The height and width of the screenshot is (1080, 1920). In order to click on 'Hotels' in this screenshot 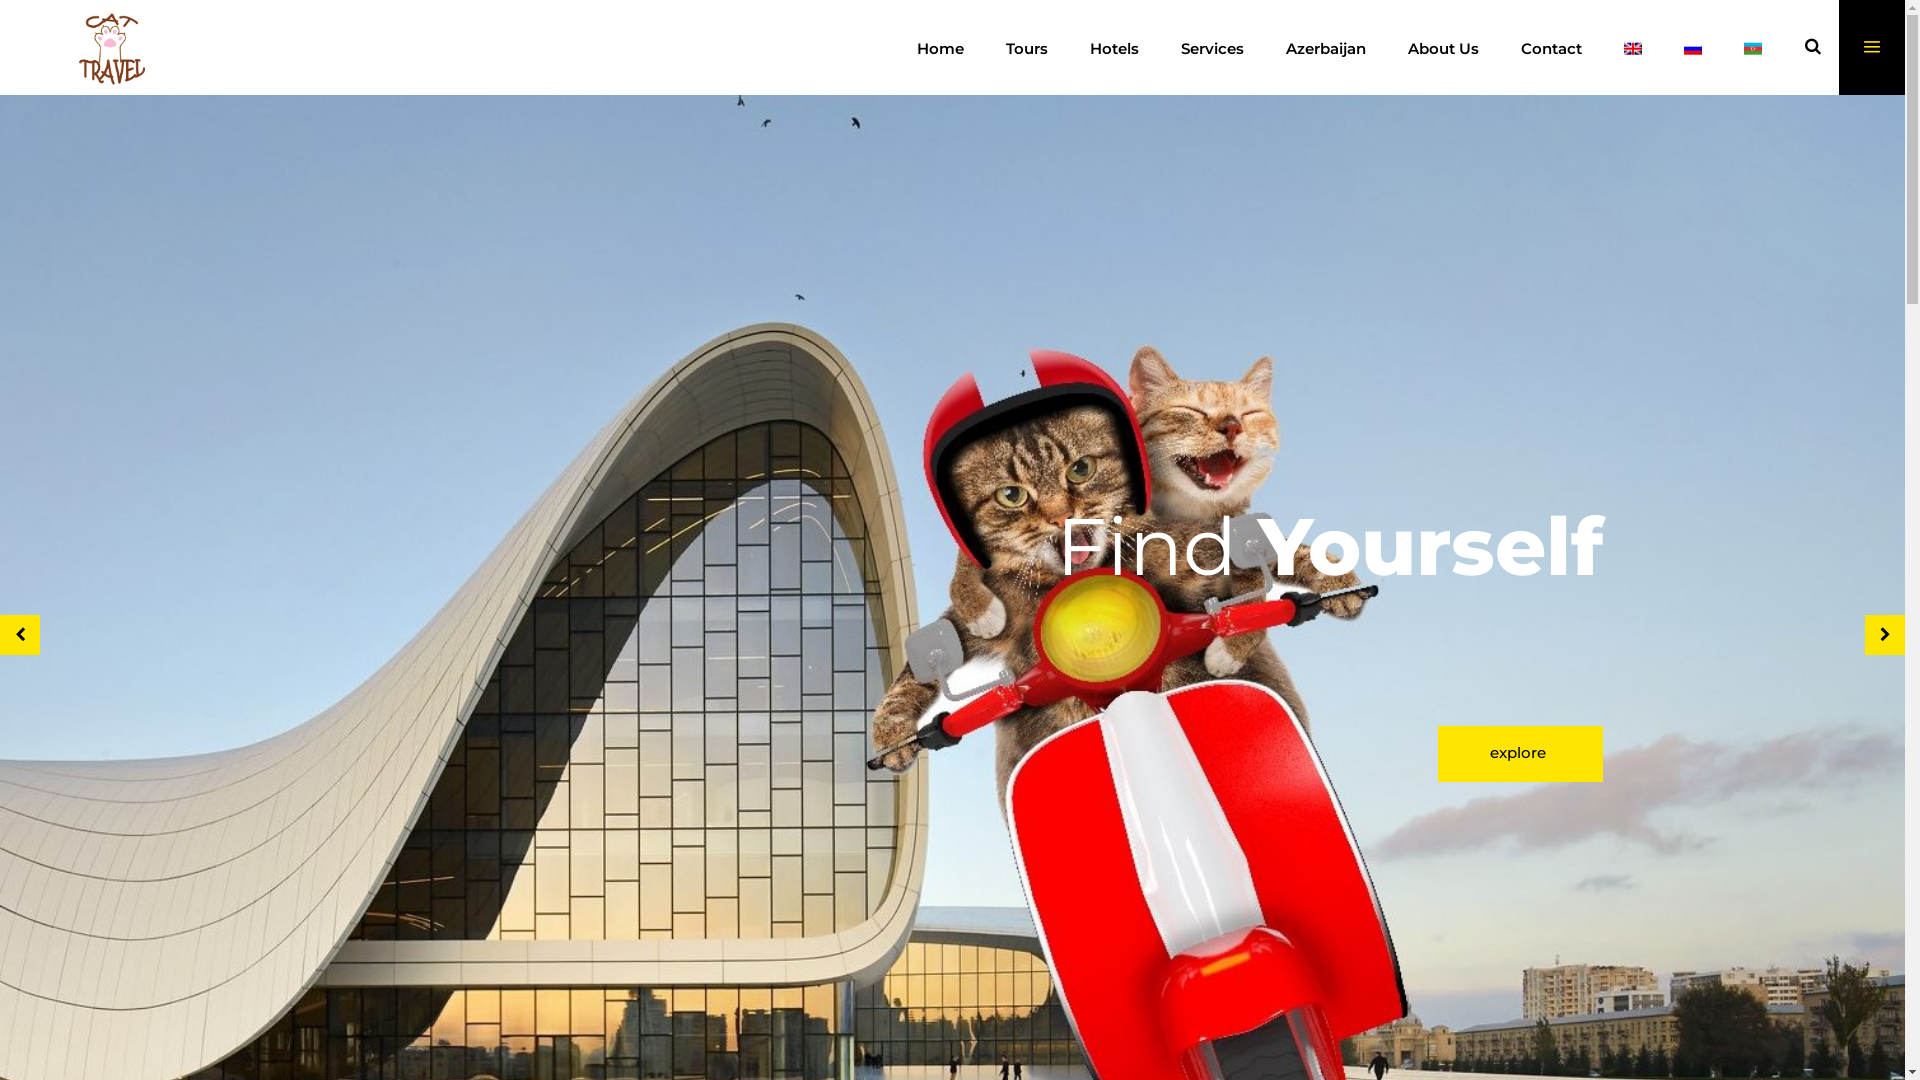, I will do `click(1068, 46)`.